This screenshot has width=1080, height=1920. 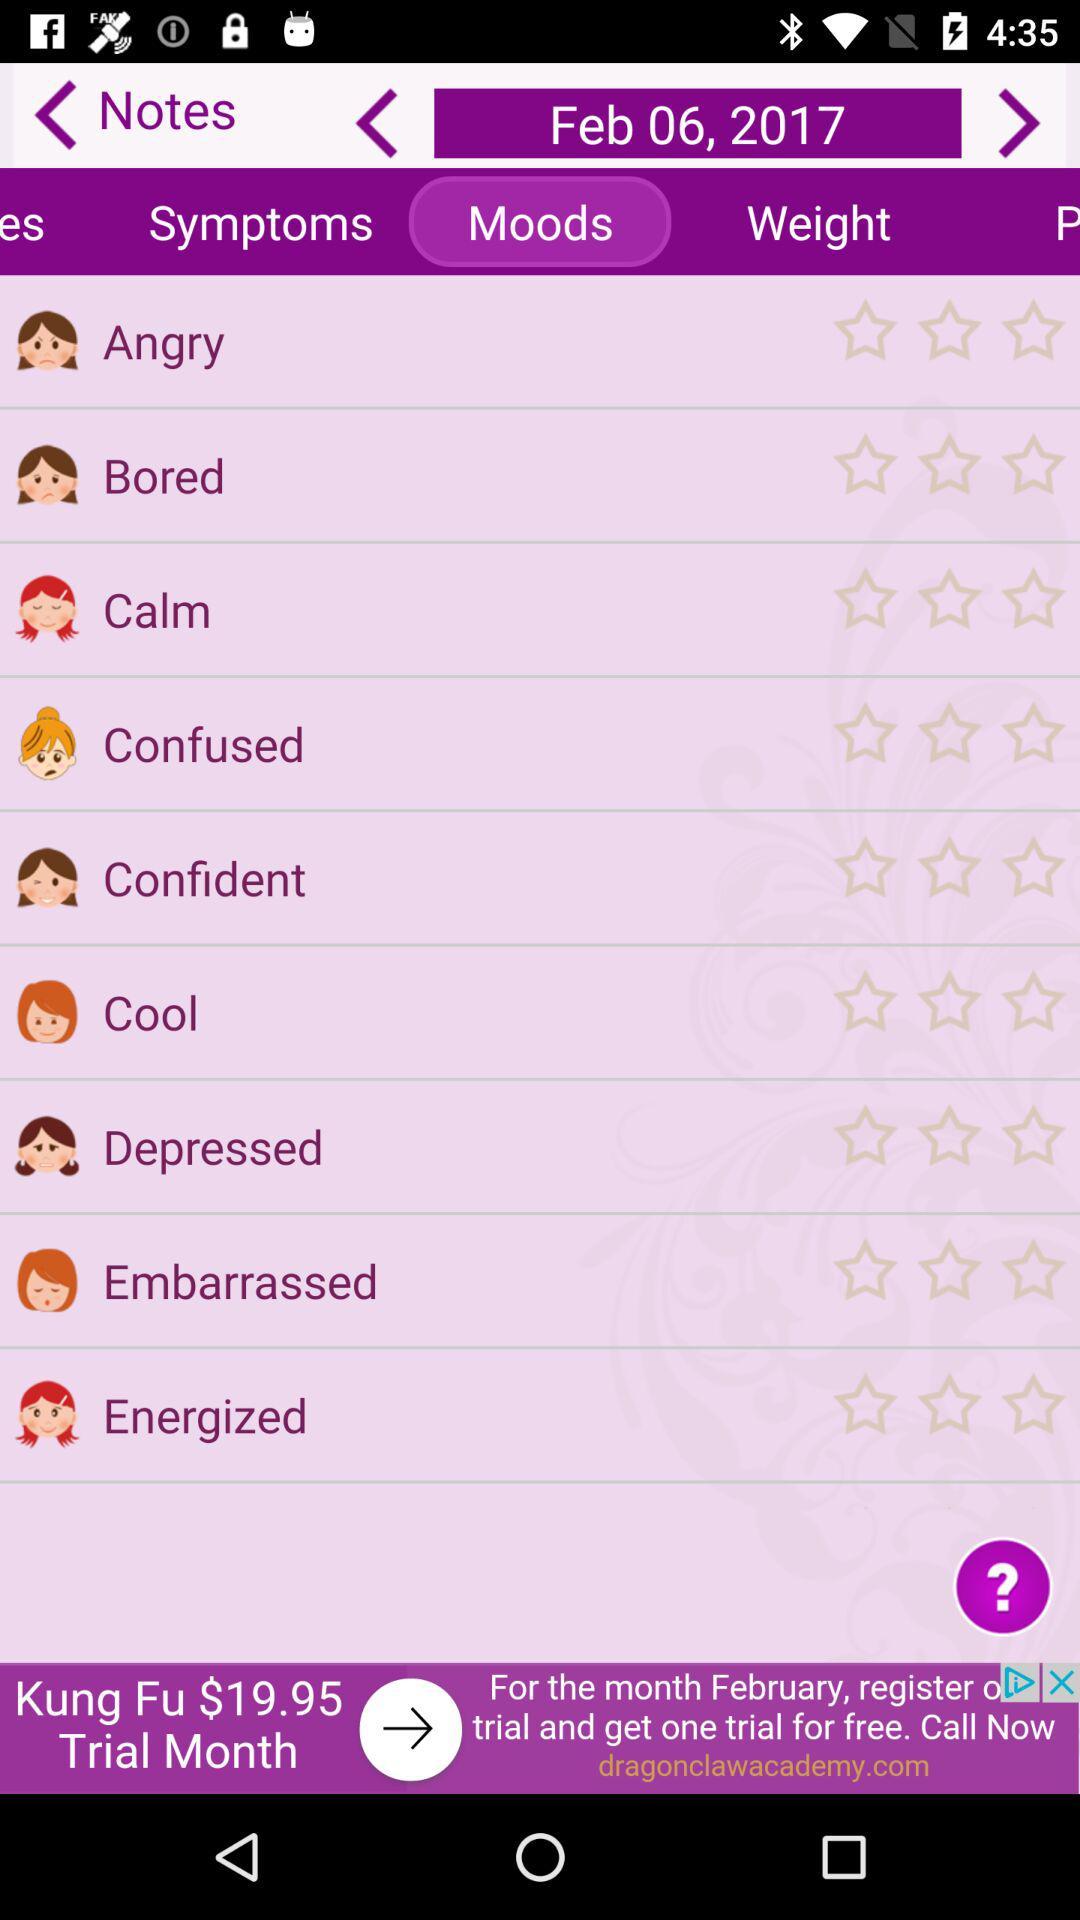 I want to click on the arrow_backward icon, so click(x=376, y=122).